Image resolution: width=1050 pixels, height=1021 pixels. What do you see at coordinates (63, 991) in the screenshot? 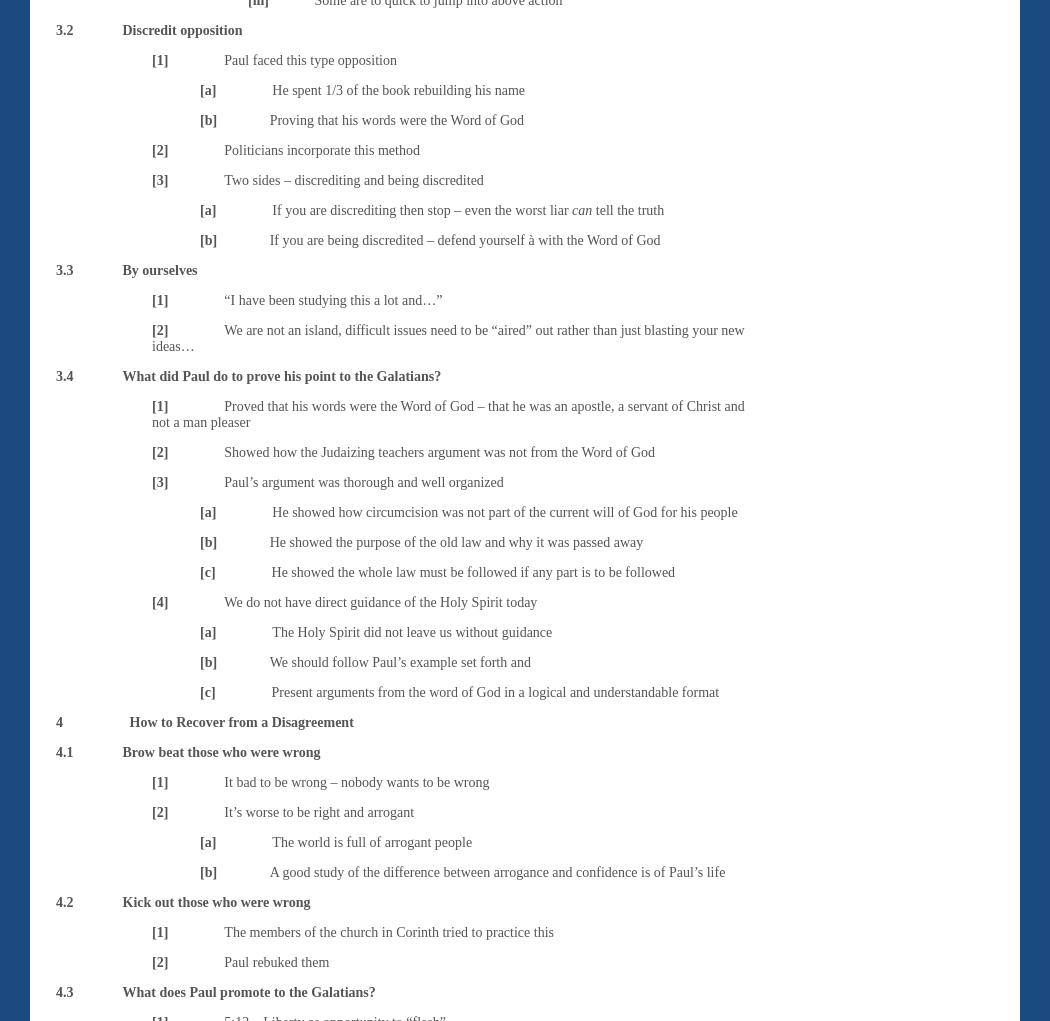
I see `'4.3'` at bounding box center [63, 991].